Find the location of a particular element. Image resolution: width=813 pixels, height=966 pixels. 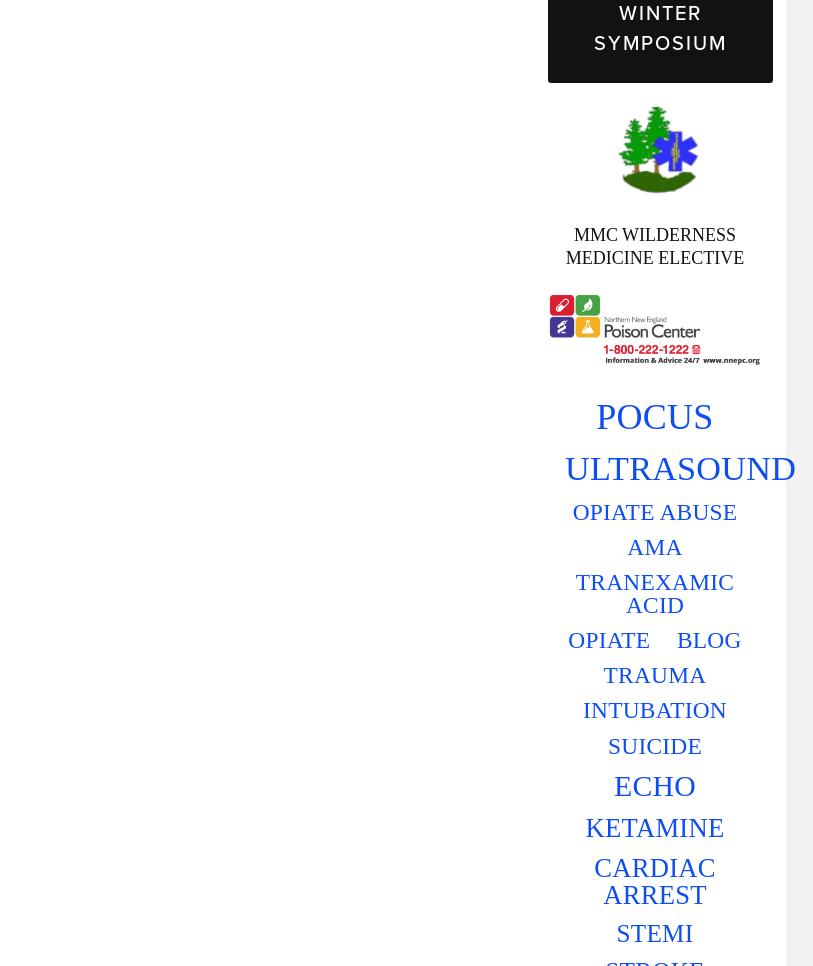

'MMC WILDERNESS MEDICINE ELECTIVE' is located at coordinates (654, 246).